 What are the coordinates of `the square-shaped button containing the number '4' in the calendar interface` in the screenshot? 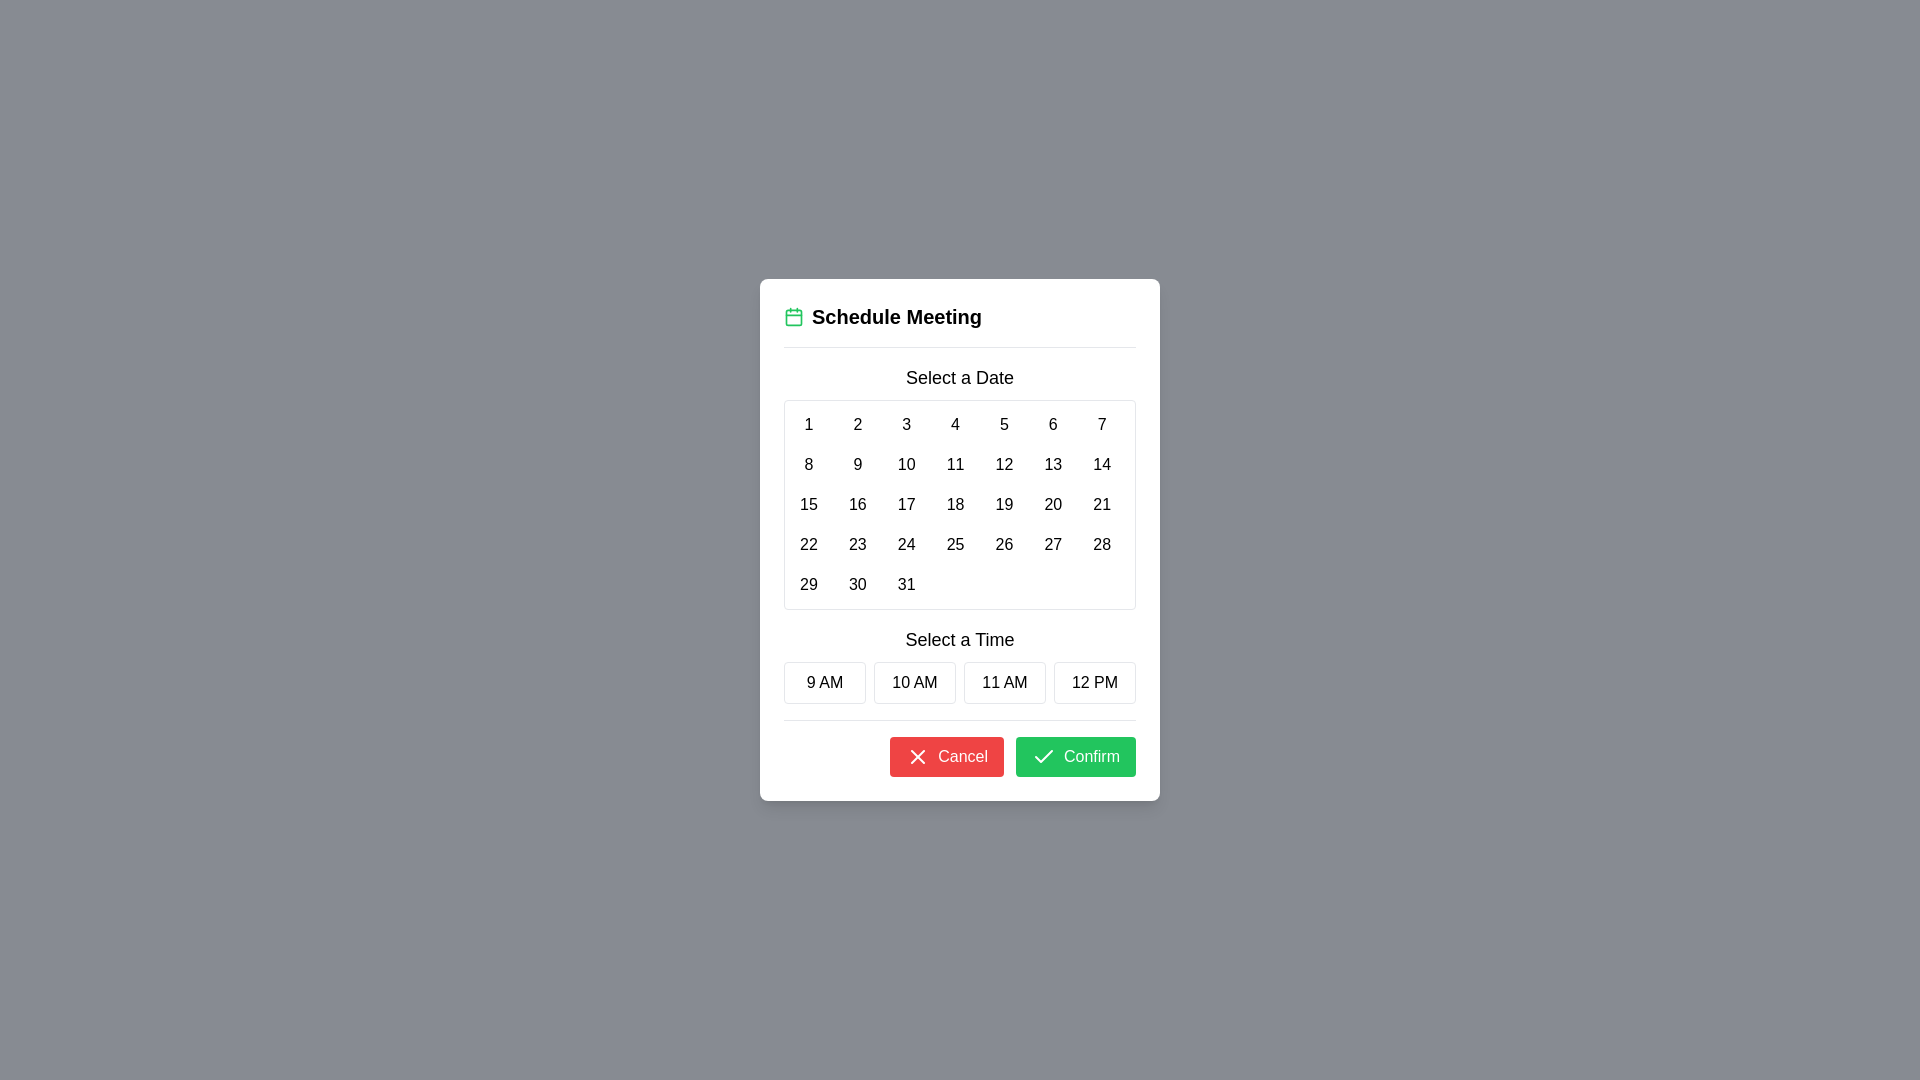 It's located at (954, 423).